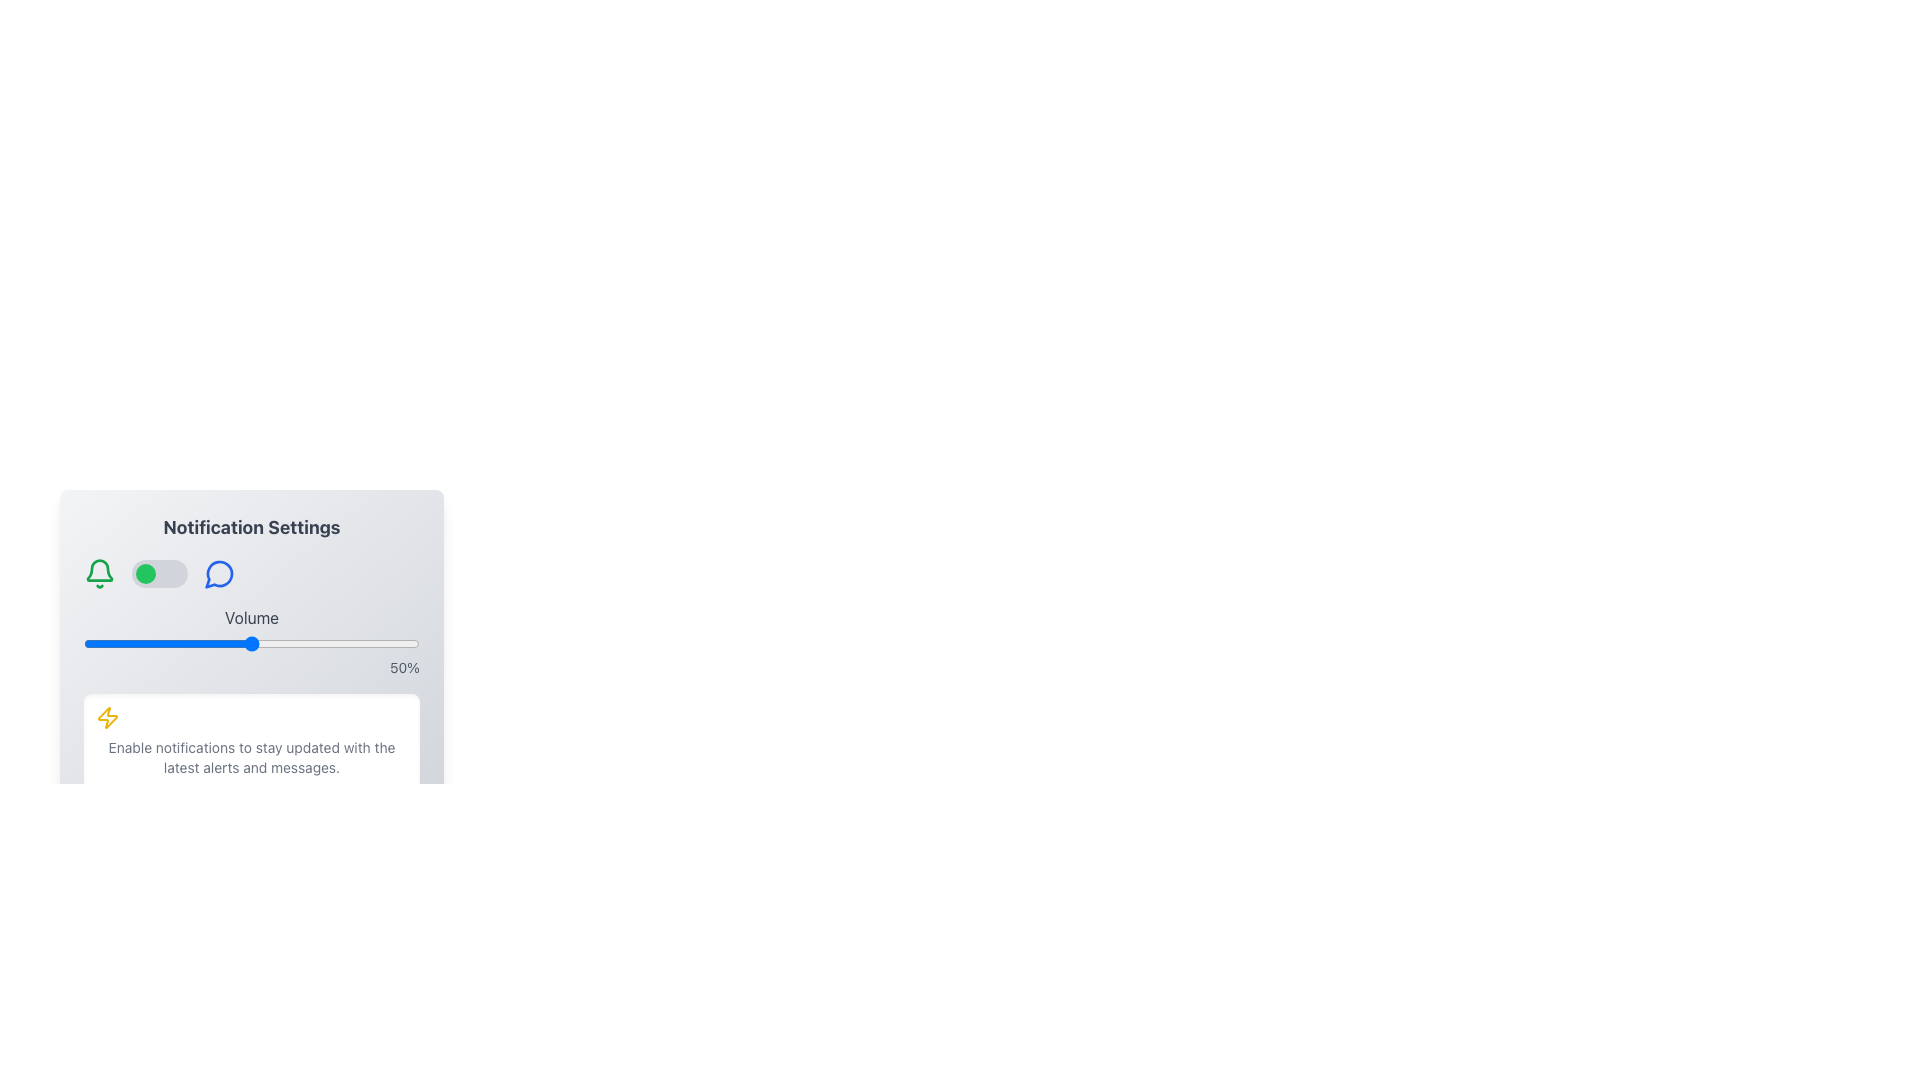 The image size is (1920, 1080). I want to click on the volume, so click(119, 644).